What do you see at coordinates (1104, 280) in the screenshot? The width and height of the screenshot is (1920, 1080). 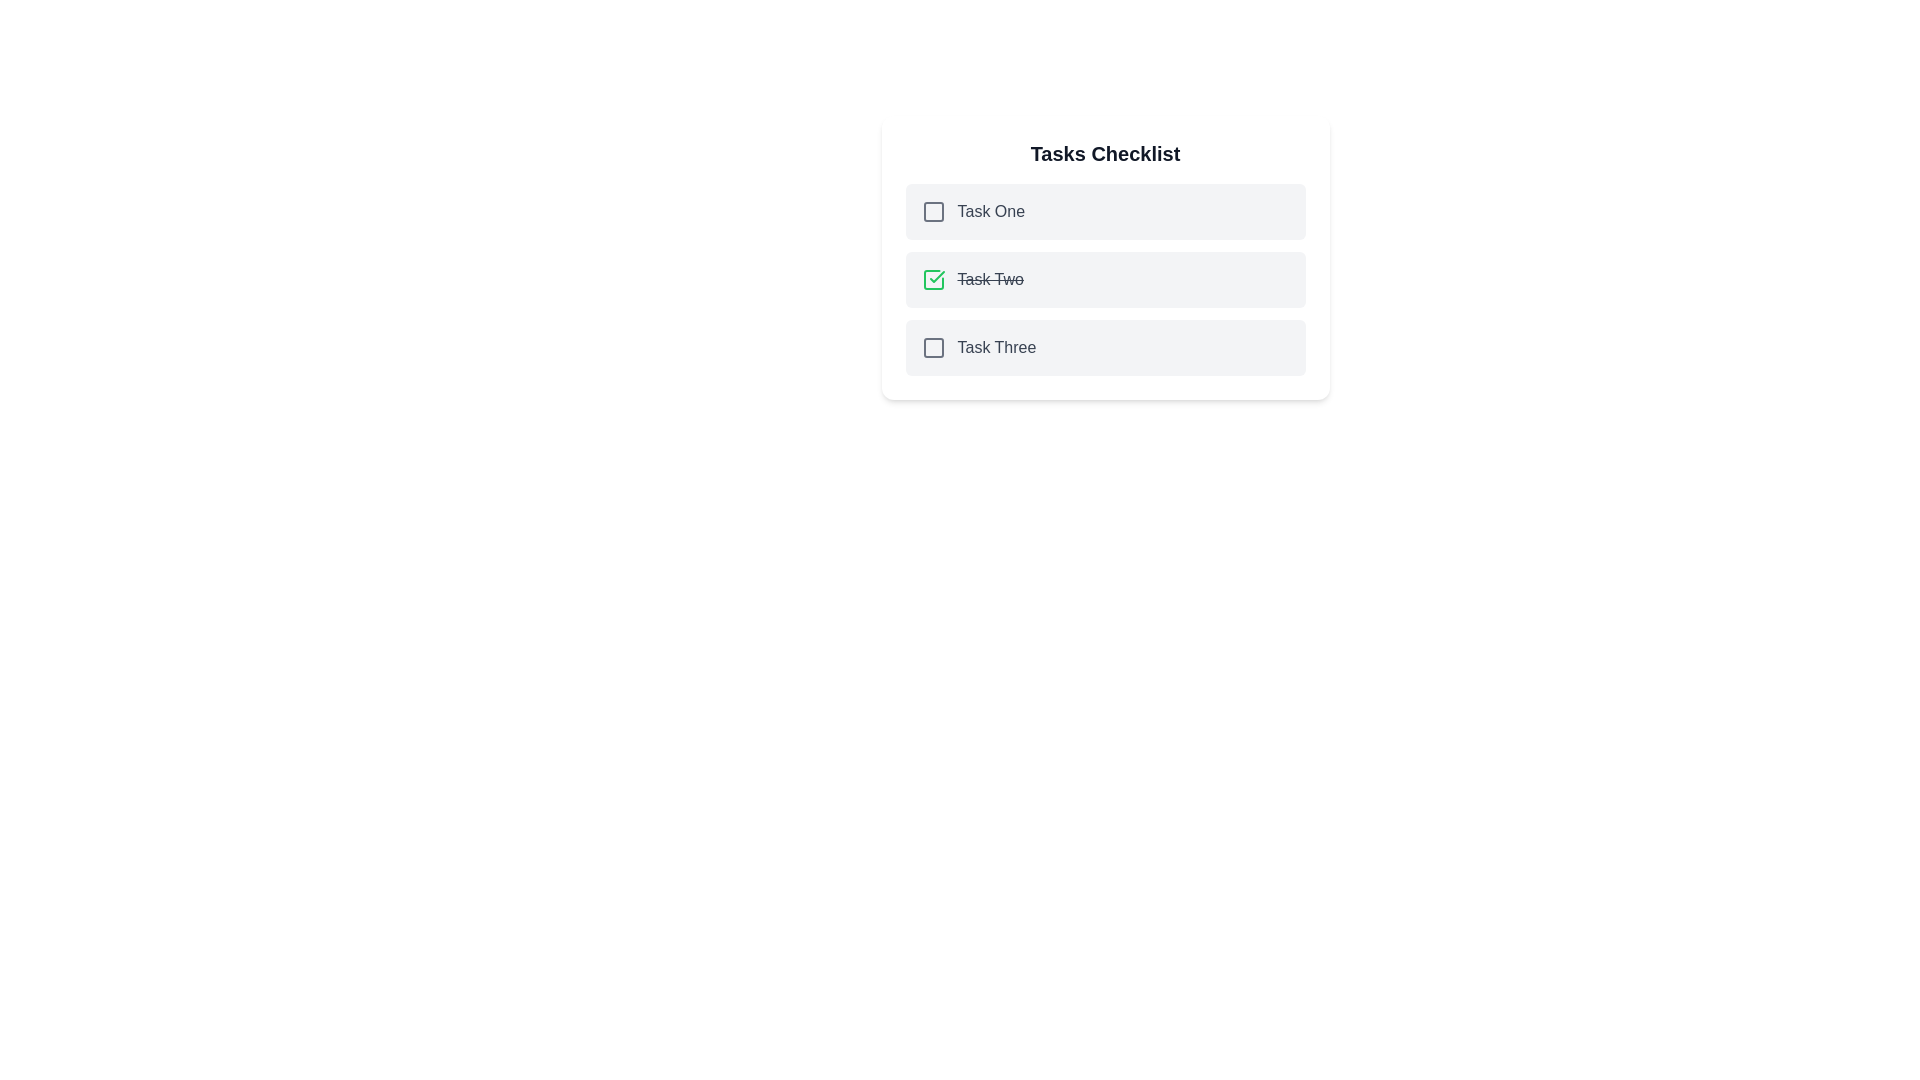 I see `the checklist item labeled 'Task Two' which is styled with a green checkmark and has a strikethrough effect` at bounding box center [1104, 280].